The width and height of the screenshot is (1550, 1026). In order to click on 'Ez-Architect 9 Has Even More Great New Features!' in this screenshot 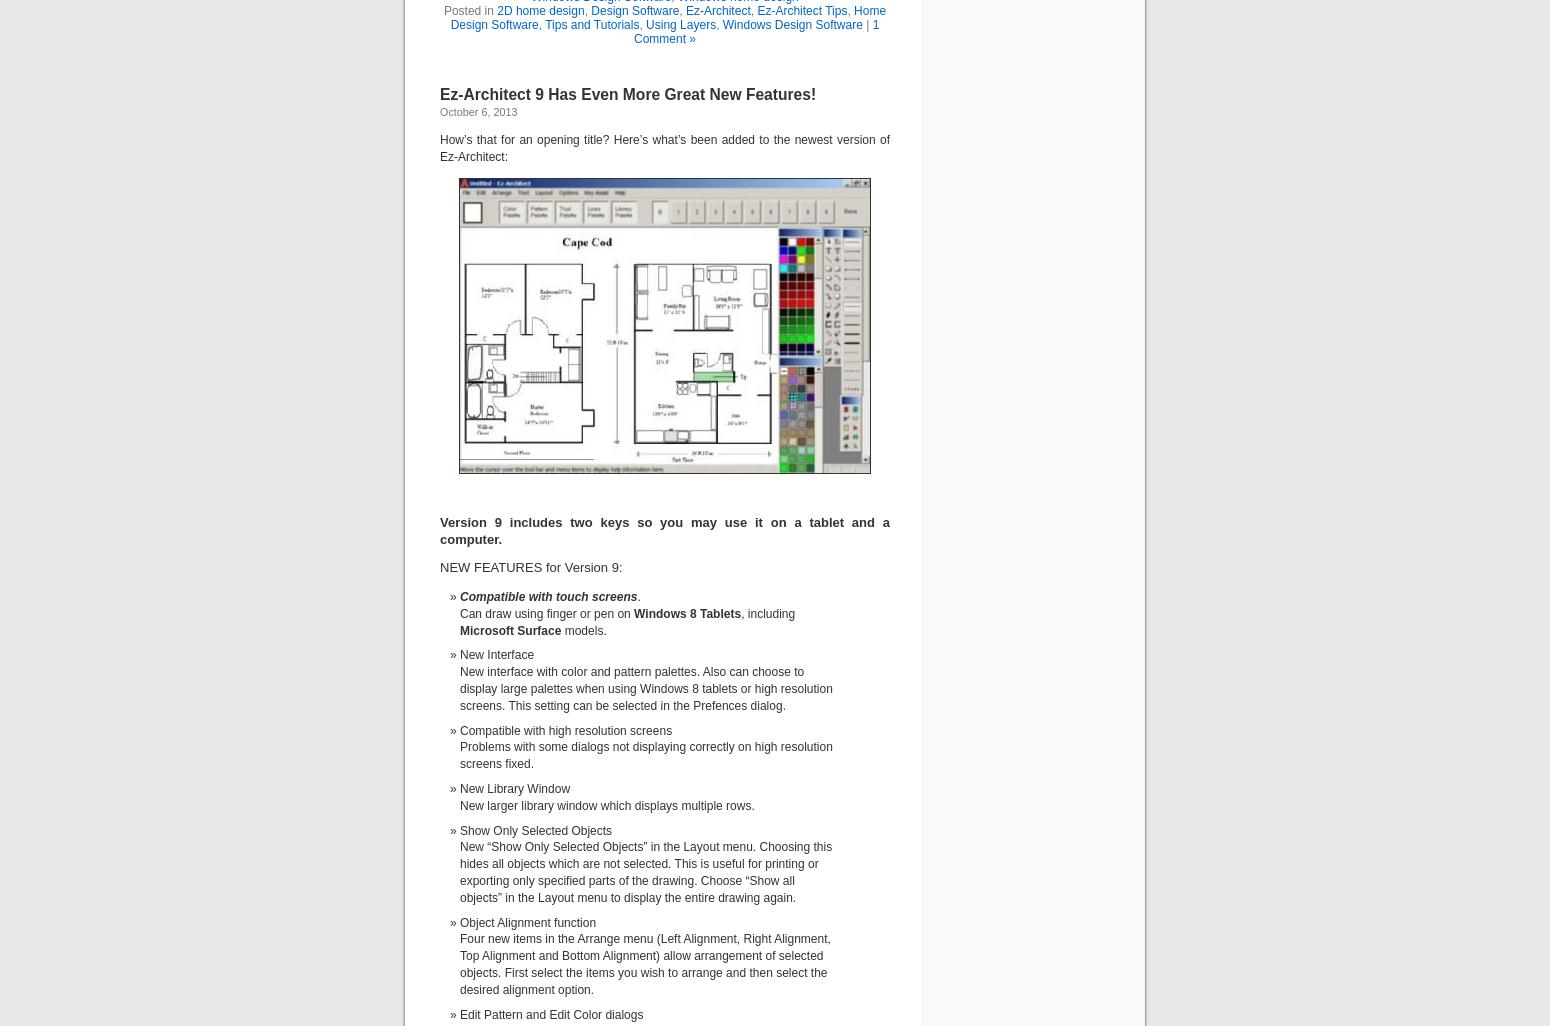, I will do `click(627, 93)`.